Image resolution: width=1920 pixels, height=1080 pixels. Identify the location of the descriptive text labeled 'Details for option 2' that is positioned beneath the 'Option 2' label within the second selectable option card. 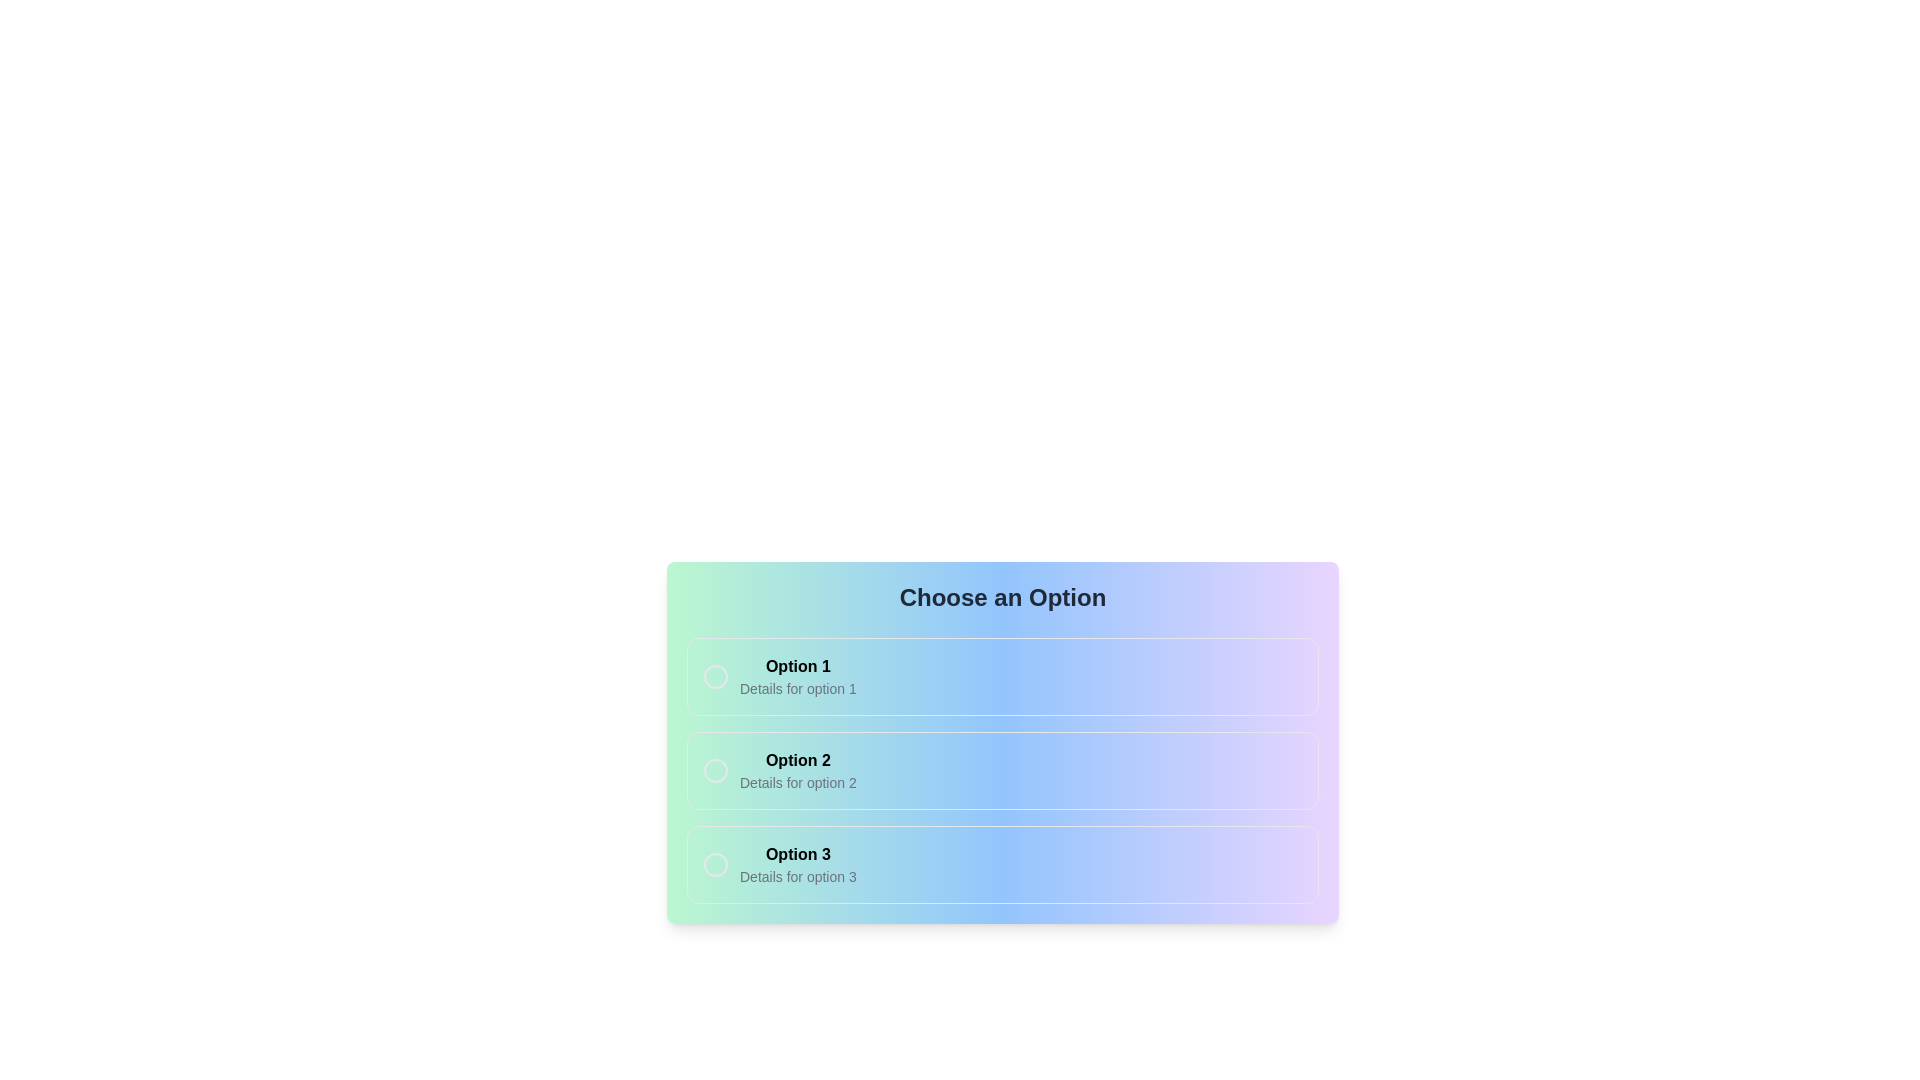
(797, 782).